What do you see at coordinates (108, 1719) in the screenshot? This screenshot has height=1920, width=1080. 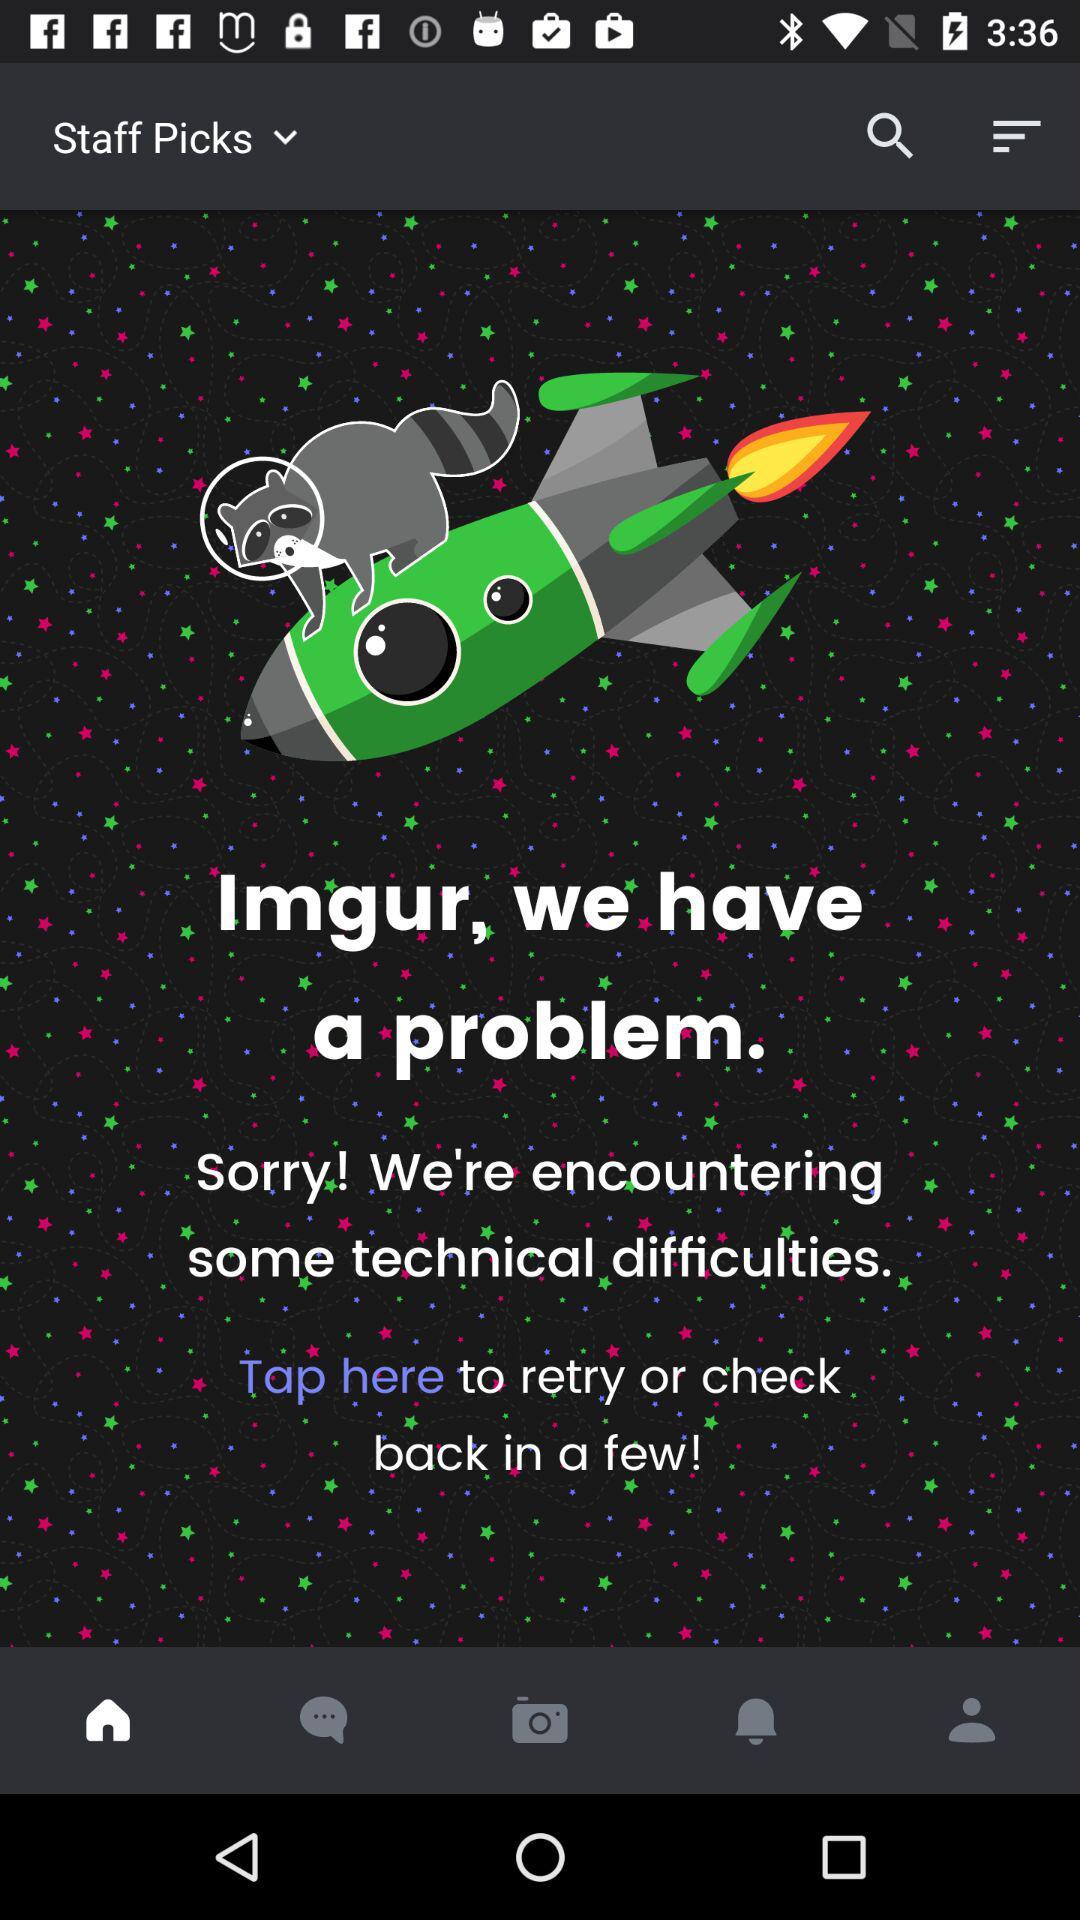 I see `the icon below the tap here to` at bounding box center [108, 1719].